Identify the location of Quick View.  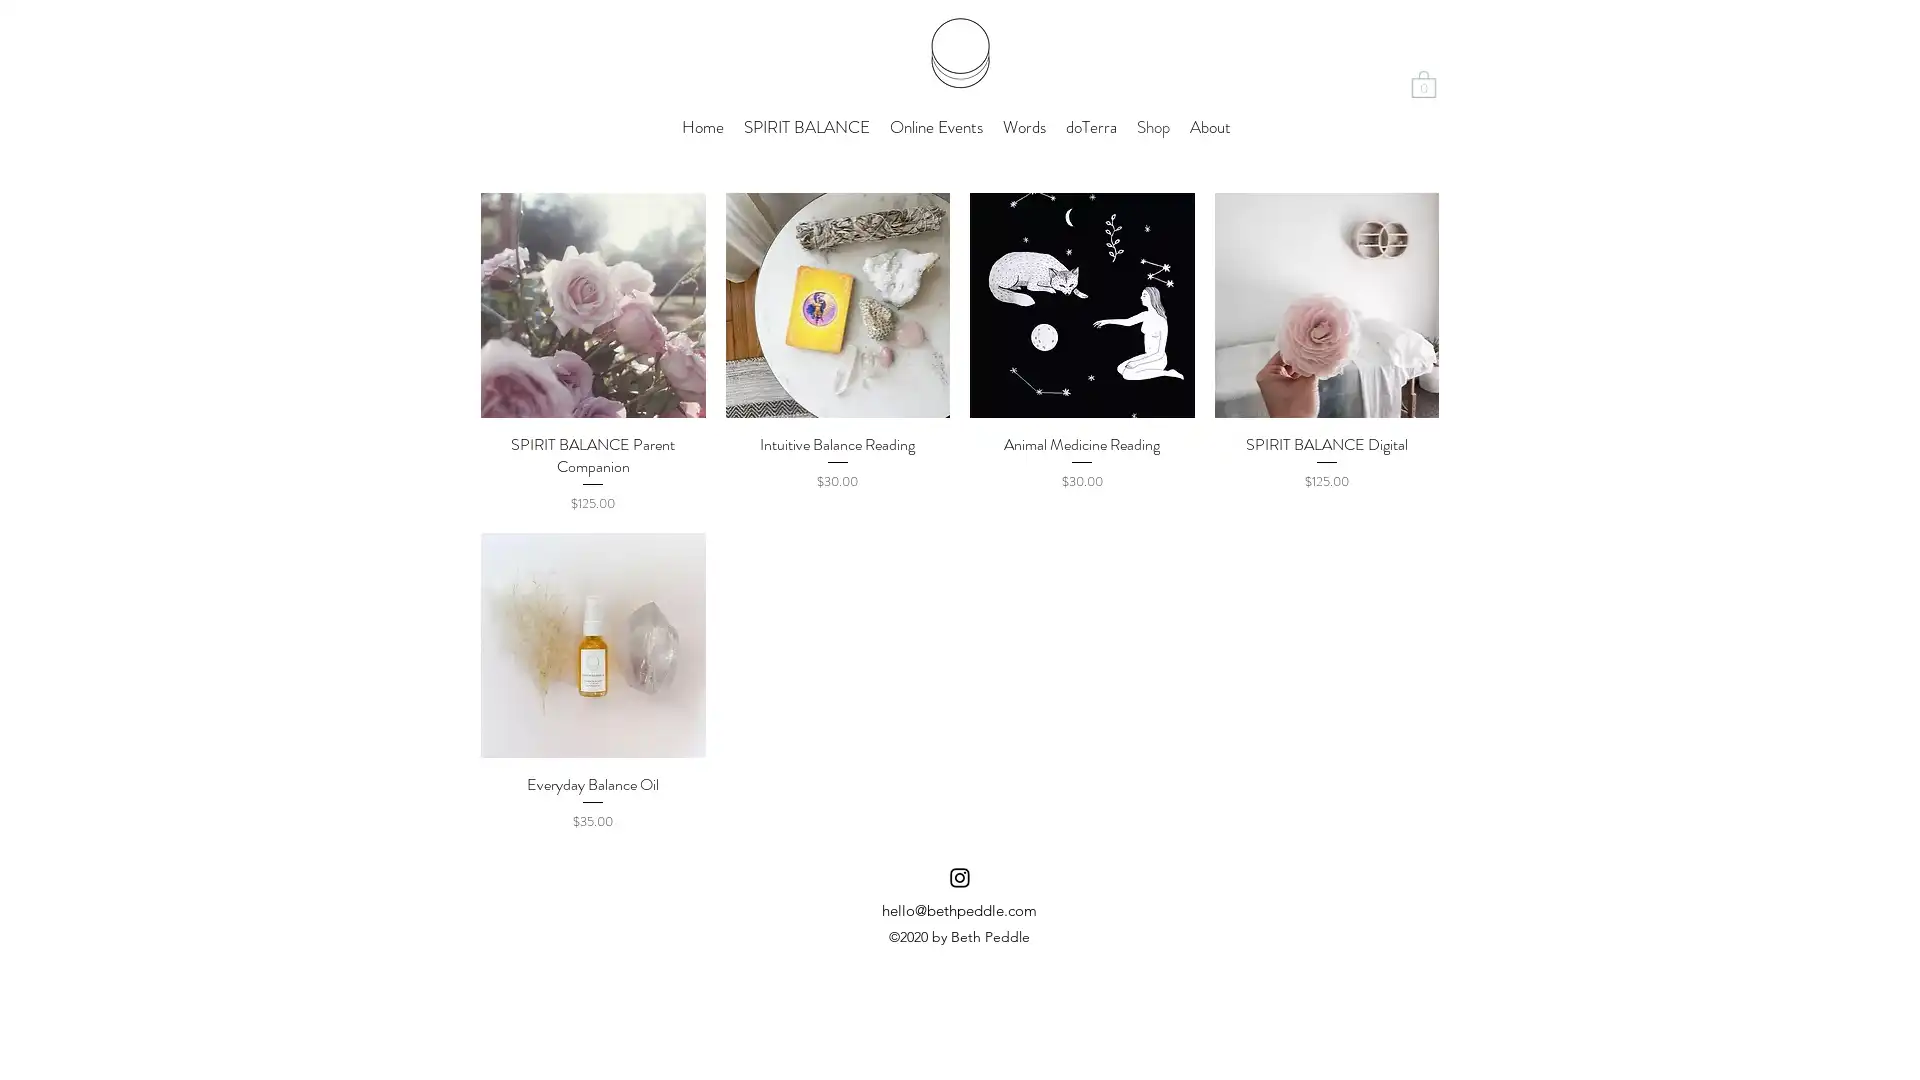
(592, 441).